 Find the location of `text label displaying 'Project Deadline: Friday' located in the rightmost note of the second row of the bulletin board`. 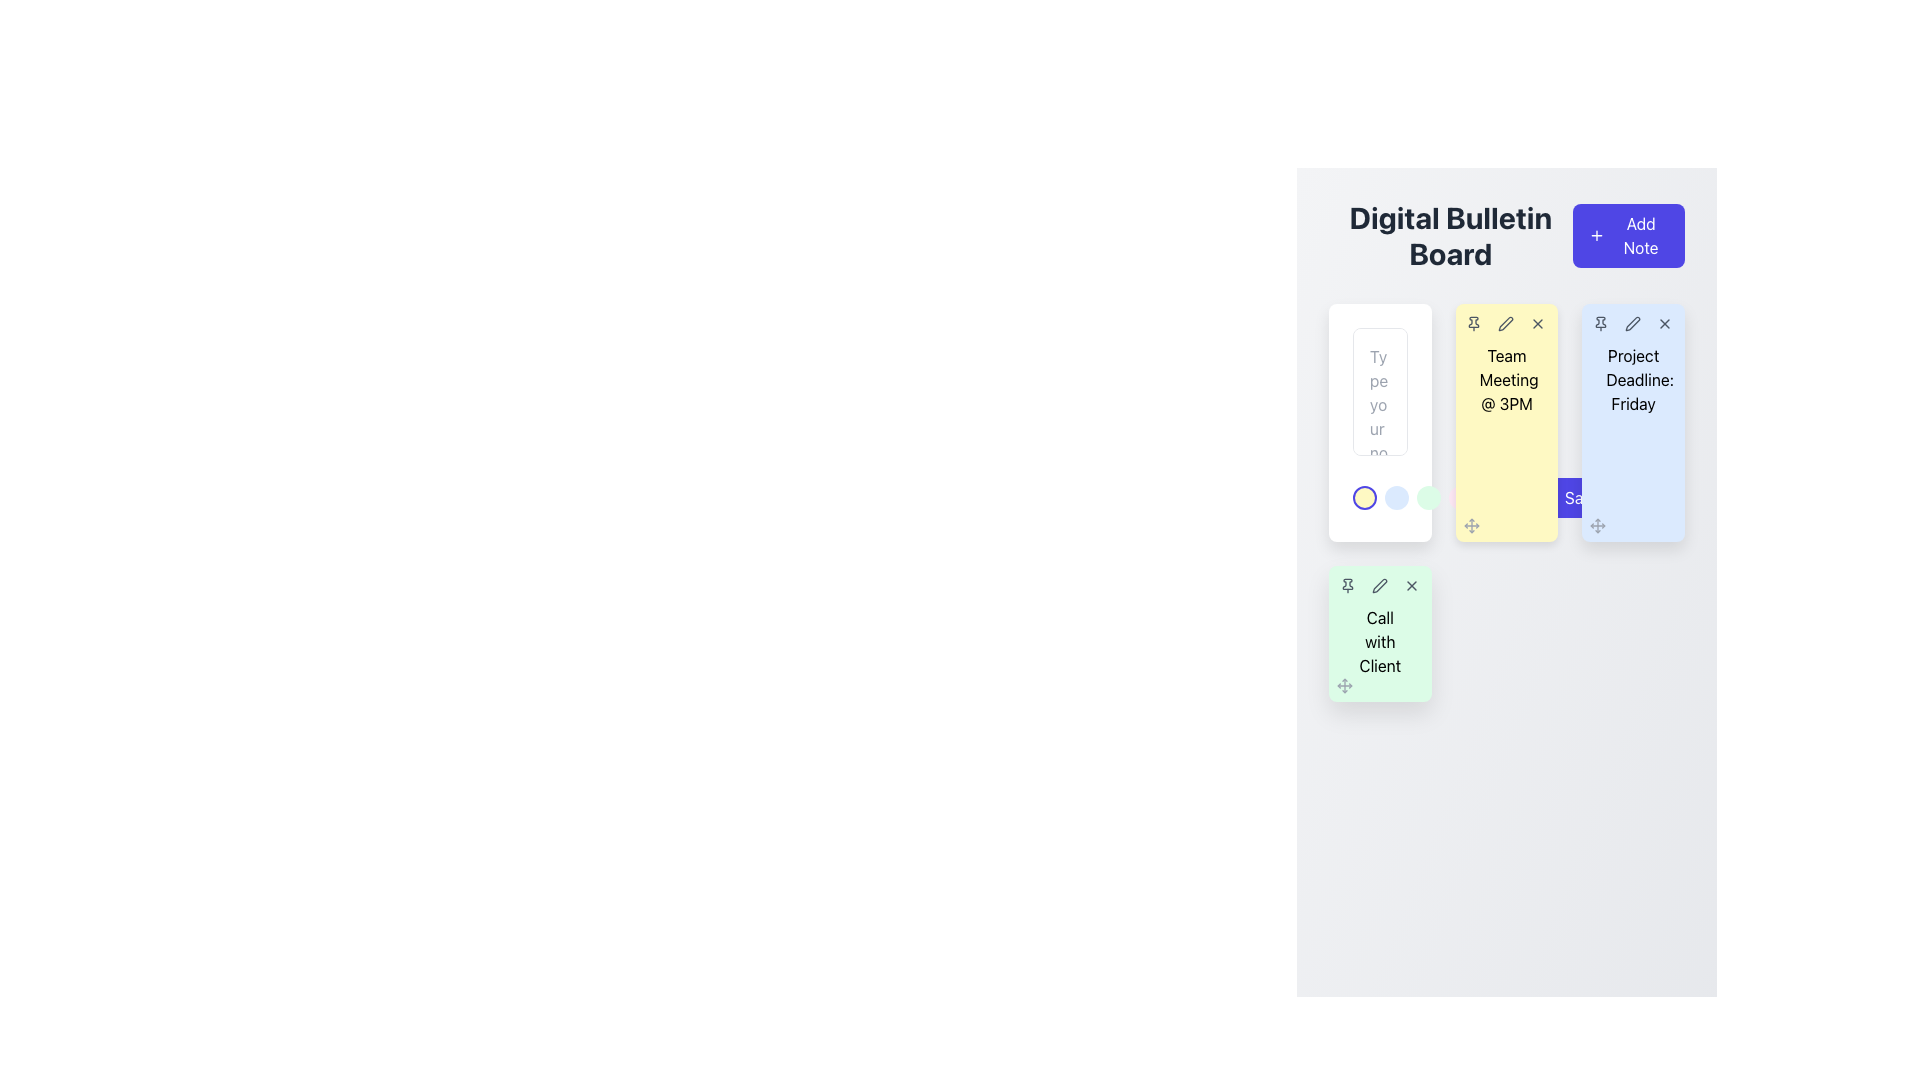

text label displaying 'Project Deadline: Friday' located in the rightmost note of the second row of the bulletin board is located at coordinates (1633, 380).